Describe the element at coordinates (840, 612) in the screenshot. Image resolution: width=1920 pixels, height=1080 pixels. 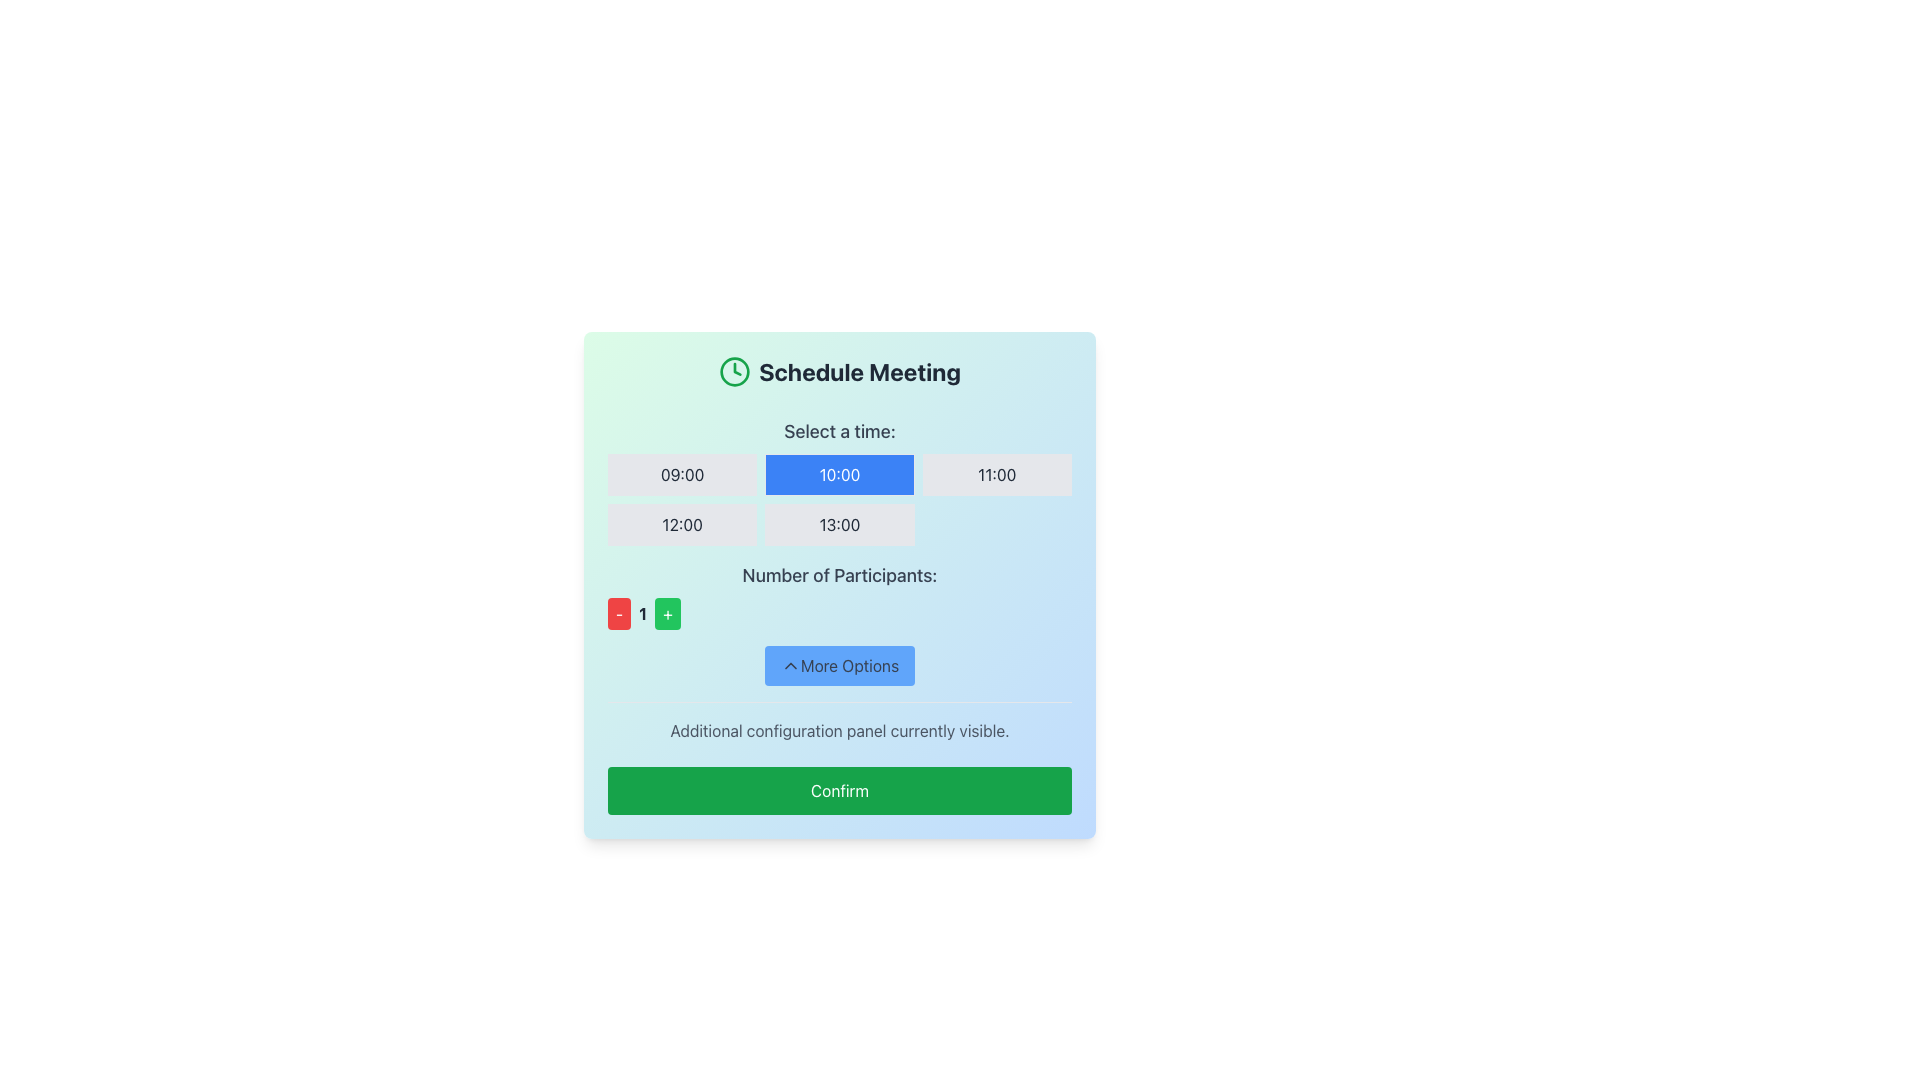
I see `the red button labeled '-' in the Counter Control to decrease the count` at that location.